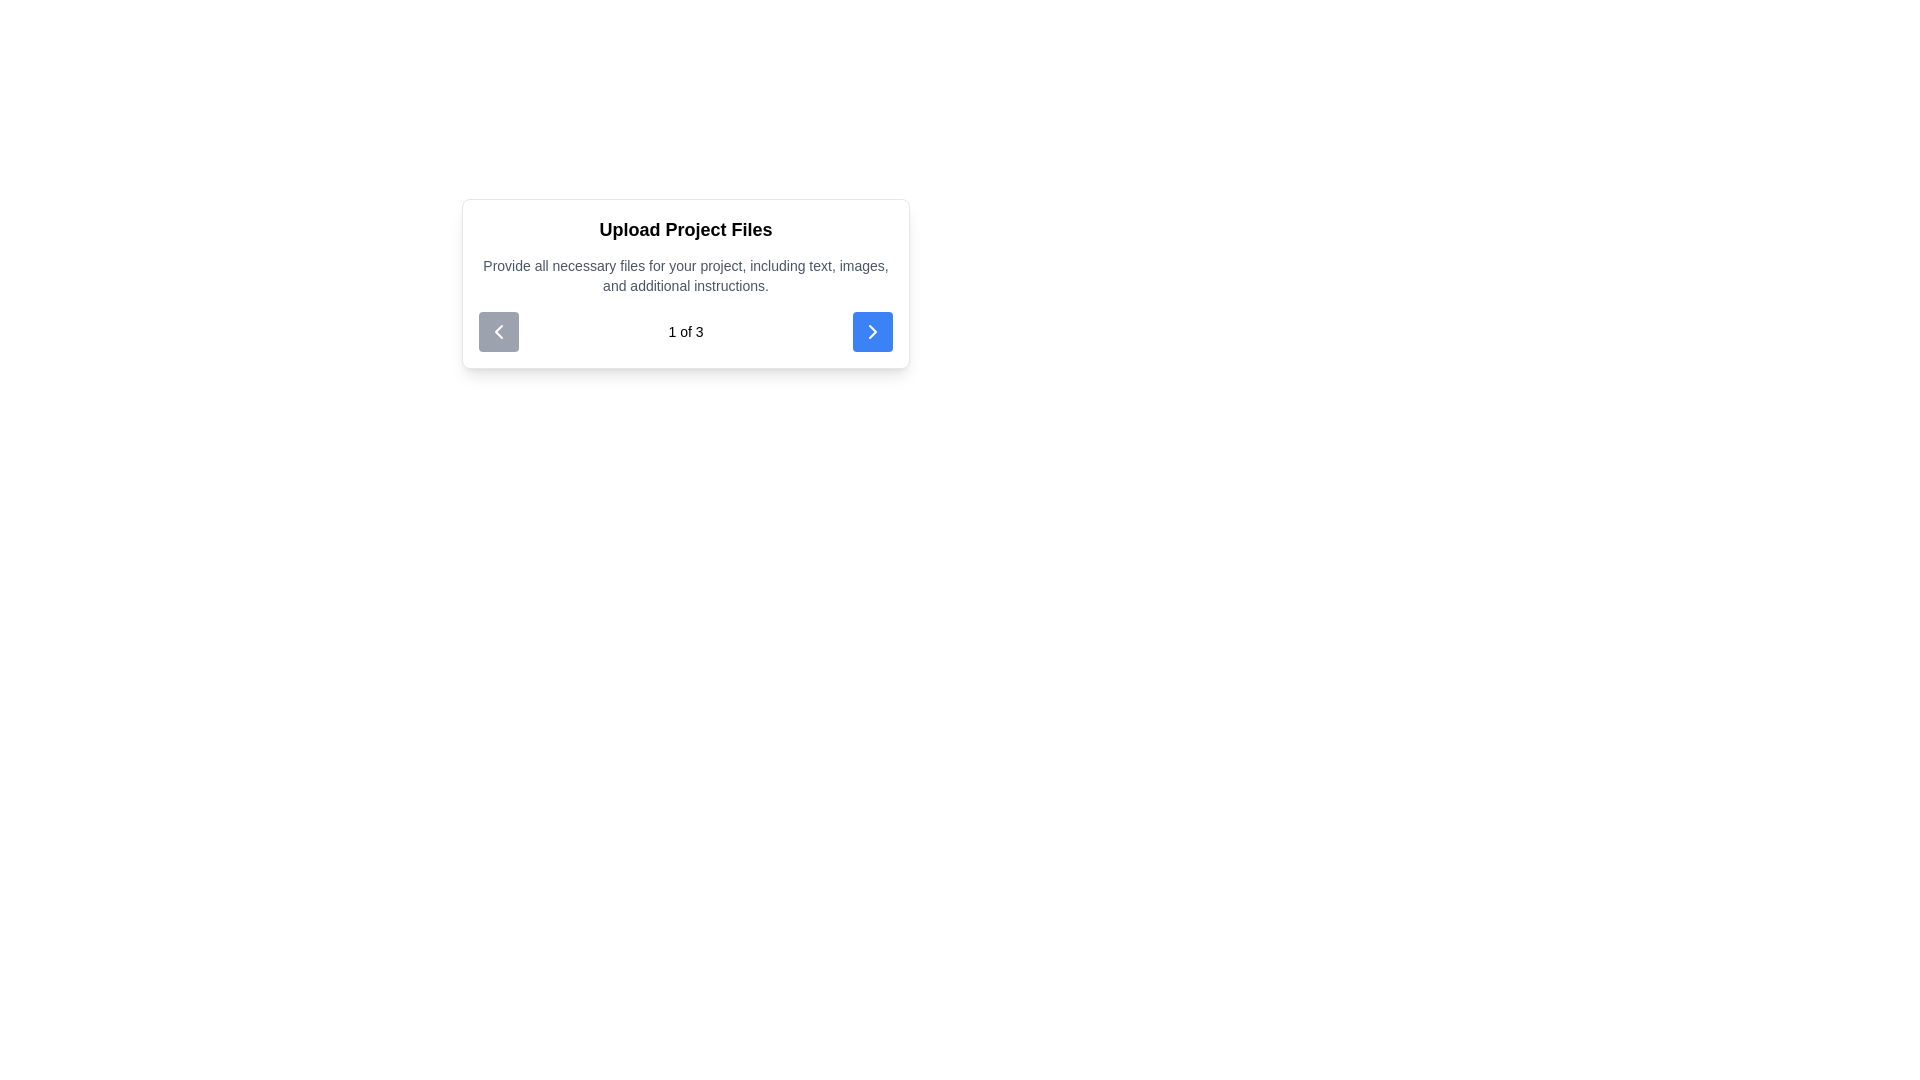 The width and height of the screenshot is (1920, 1080). I want to click on the Text Indicator displaying '1 of 3' in the navigation bar at the bottom of the 'Upload Project Files' card interface, so click(686, 330).